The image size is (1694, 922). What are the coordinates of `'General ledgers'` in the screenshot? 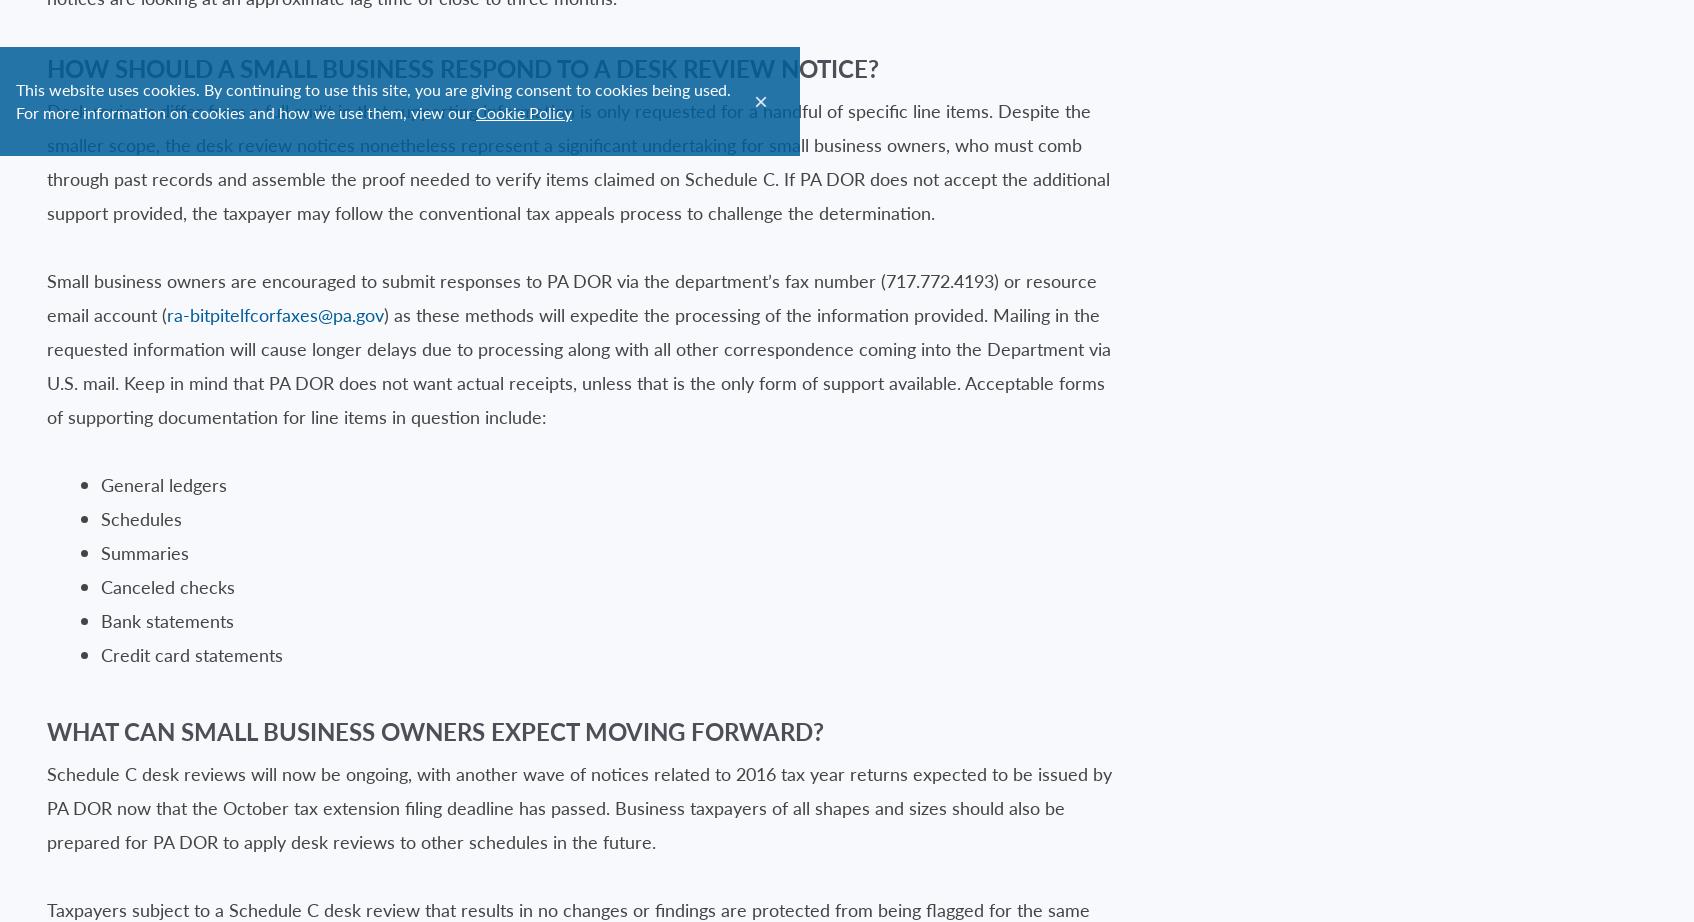 It's located at (162, 483).